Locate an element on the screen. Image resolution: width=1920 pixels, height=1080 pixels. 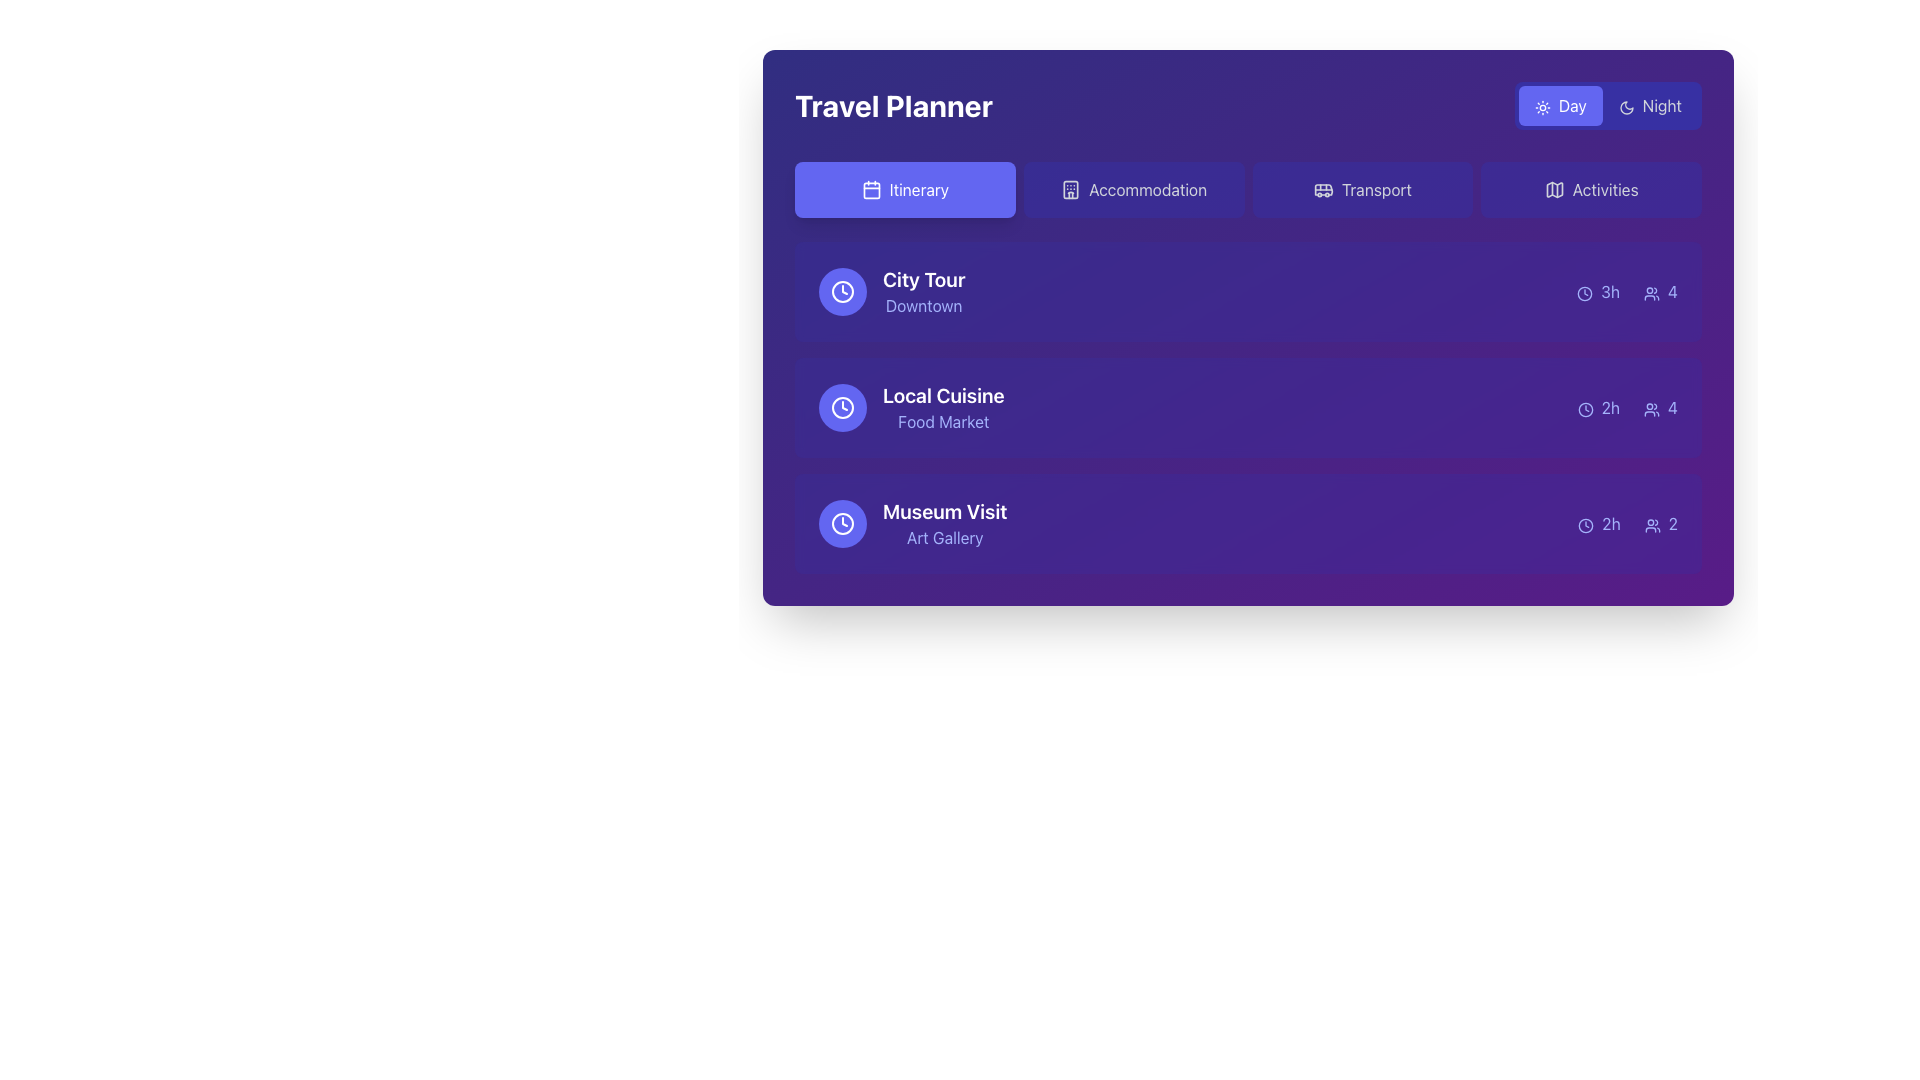
the users icon, which is a small icon resembling a group of people, located in the third row next to the '2h' duration and '4' participants label is located at coordinates (1651, 408).